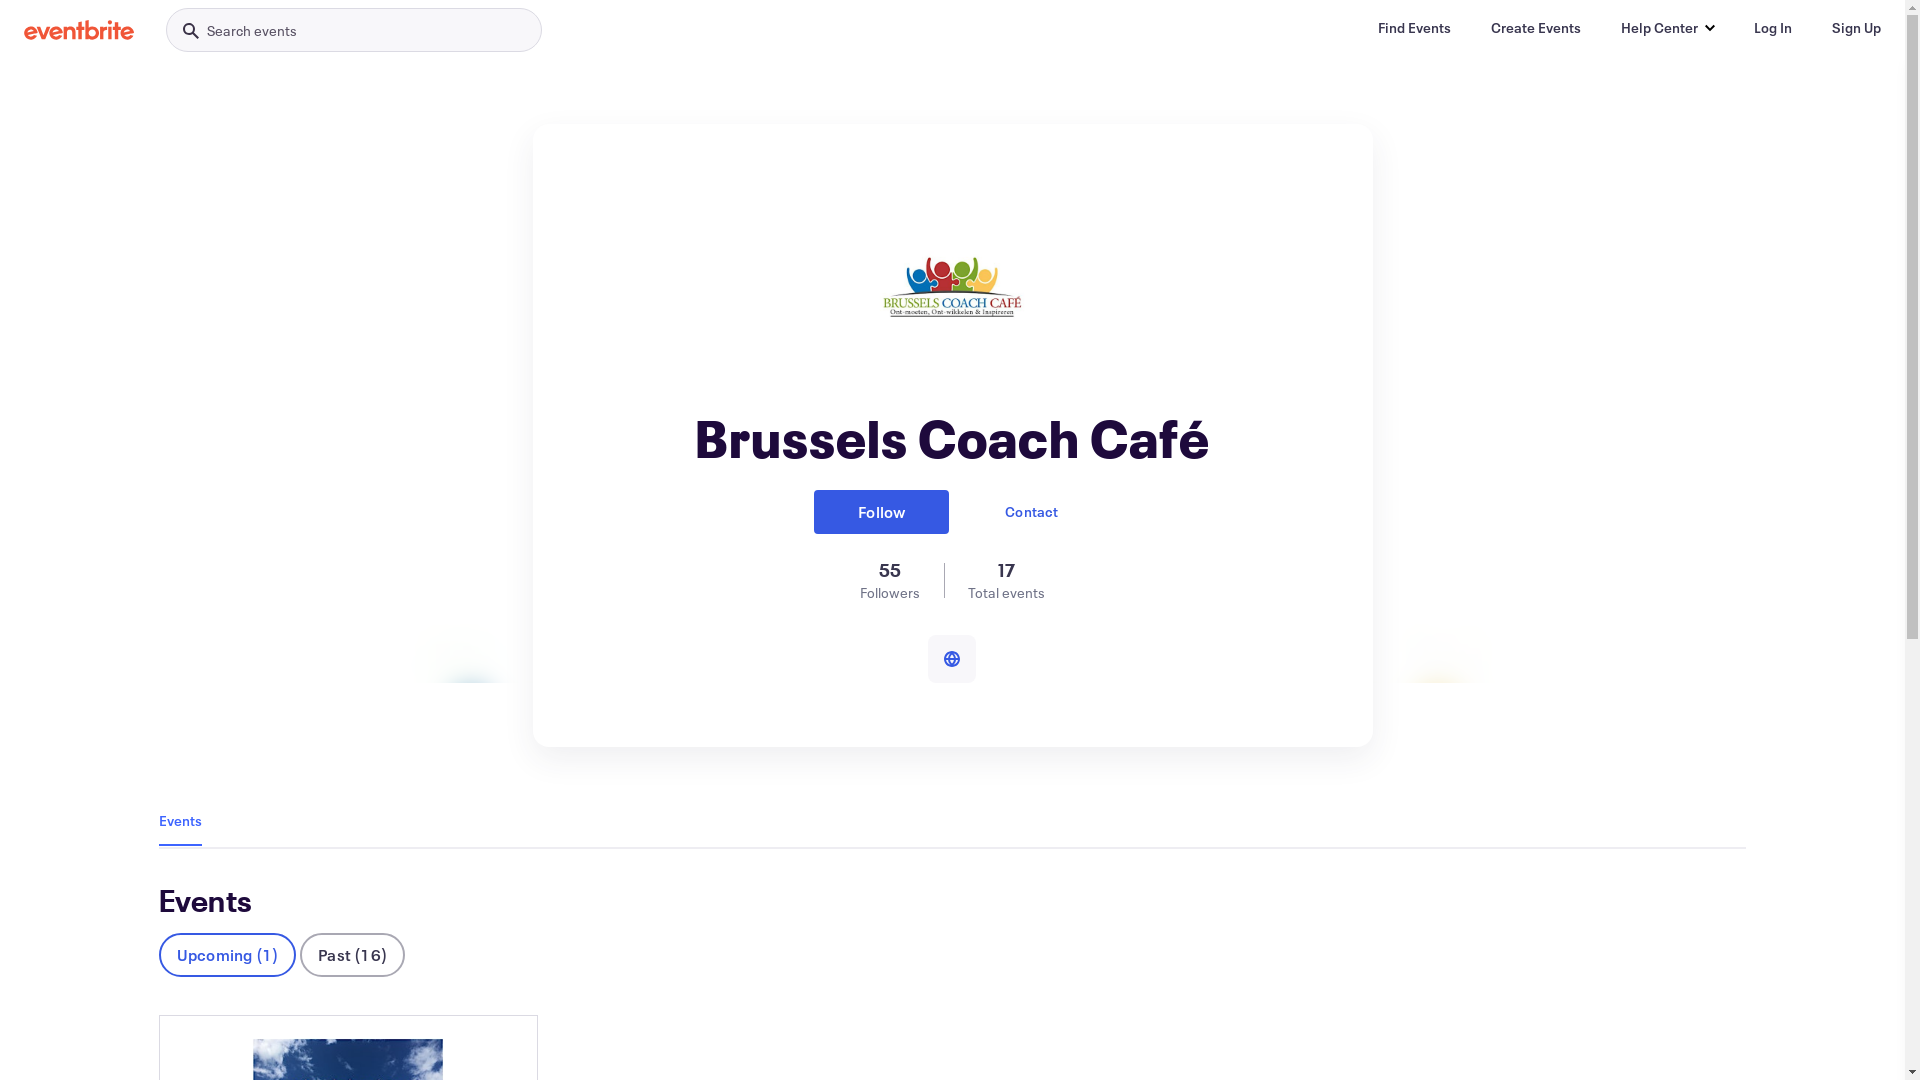  Describe the element at coordinates (1772, 27) in the screenshot. I see `'Log In'` at that location.